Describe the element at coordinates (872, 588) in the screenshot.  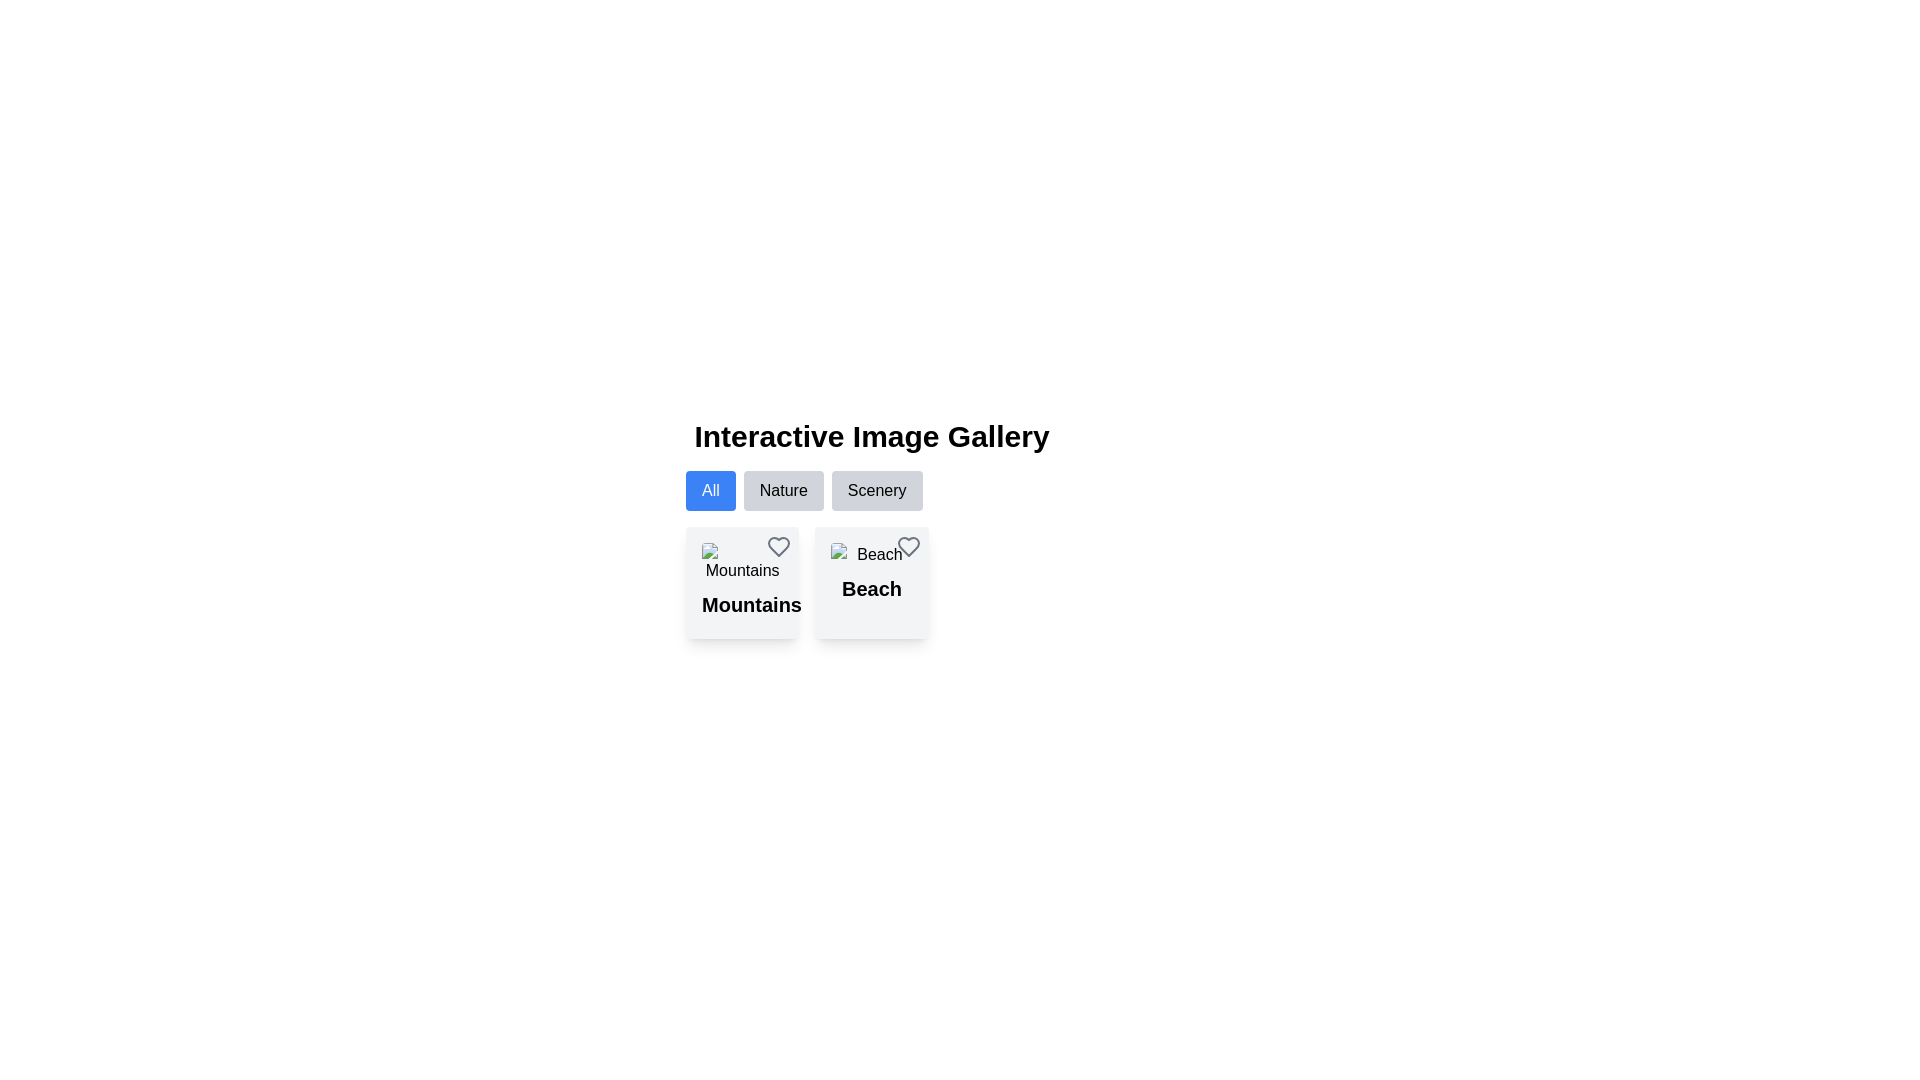
I see `the bold text label displaying the word 'Beach'` at that location.